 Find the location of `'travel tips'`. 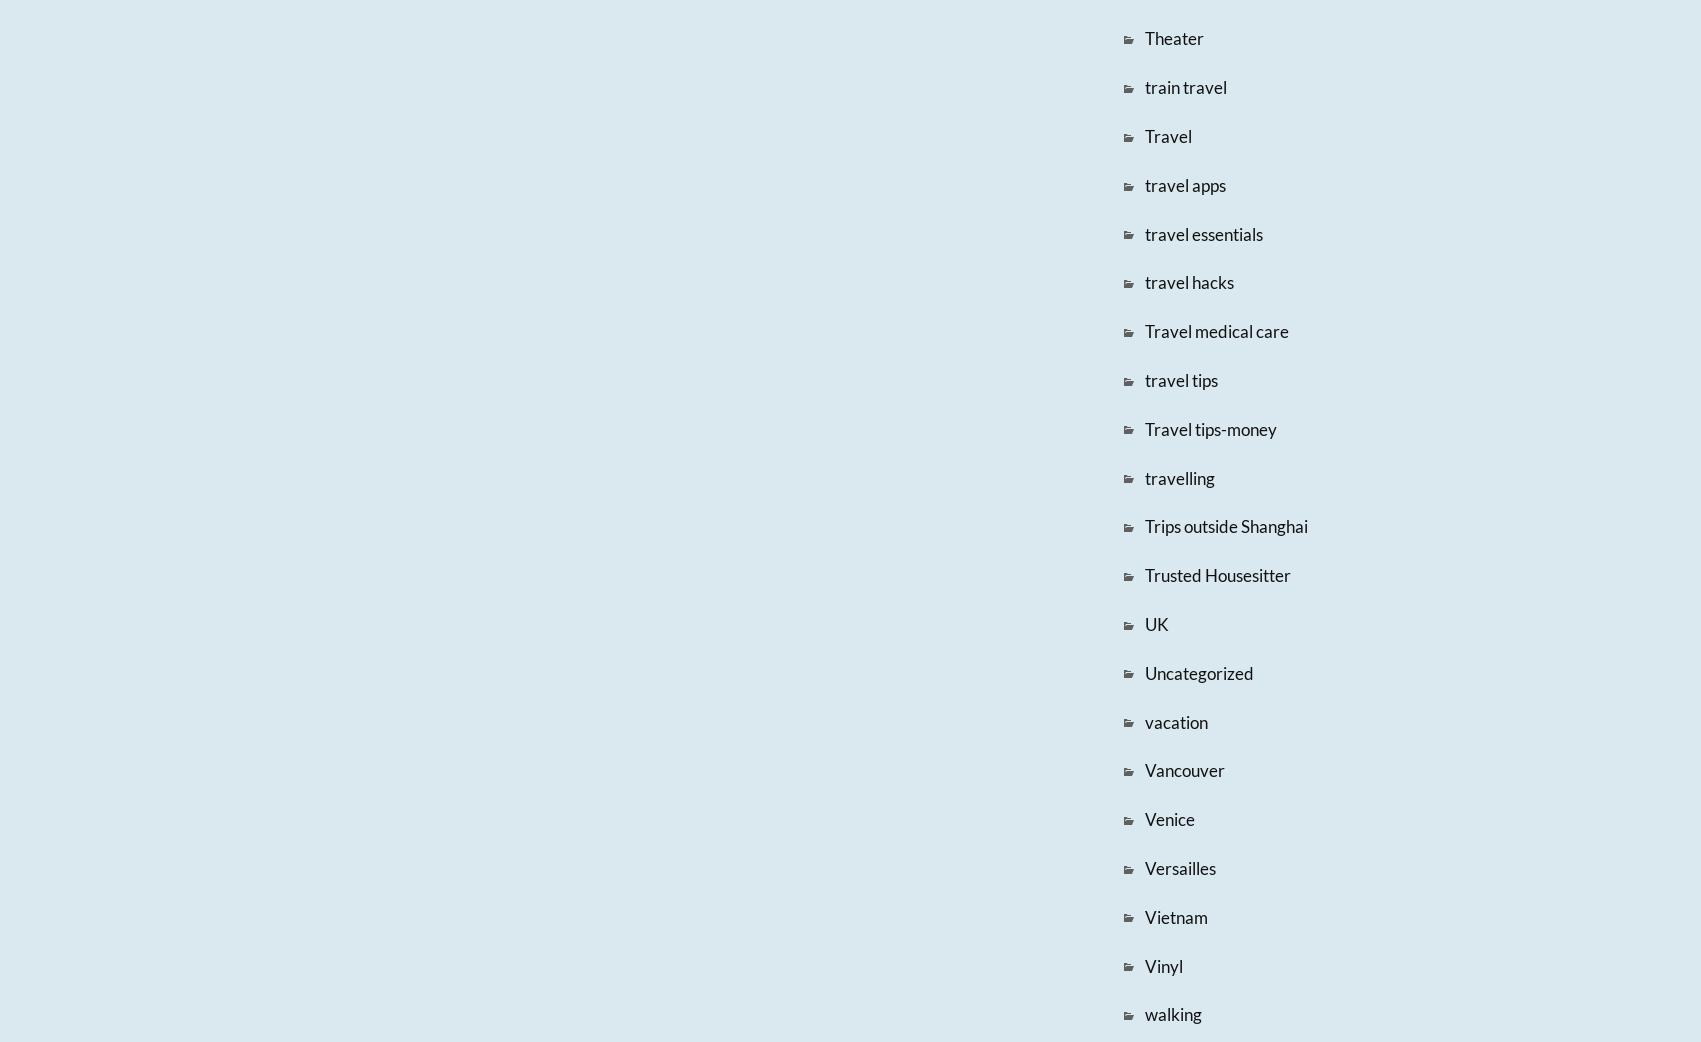

'travel tips' is located at coordinates (1179, 379).